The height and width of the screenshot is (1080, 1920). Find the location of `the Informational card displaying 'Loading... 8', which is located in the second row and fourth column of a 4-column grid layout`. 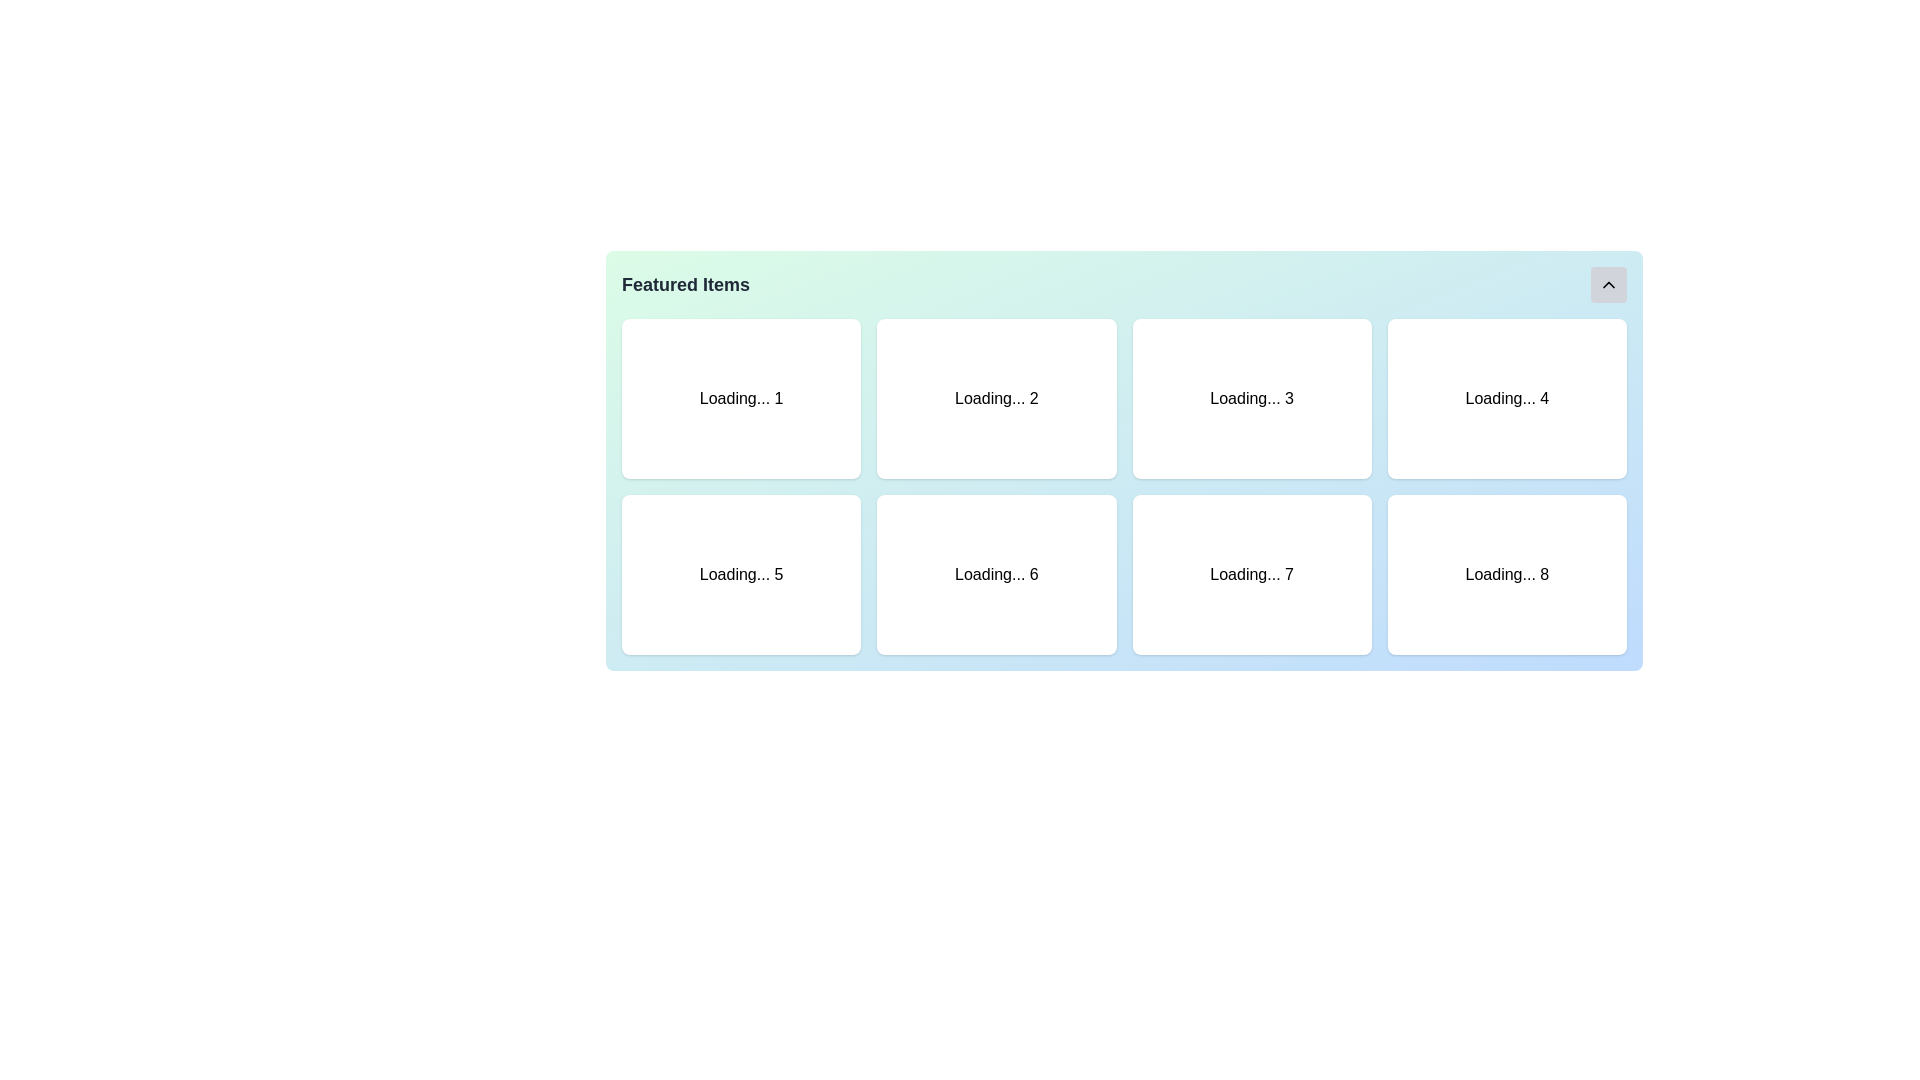

the Informational card displaying 'Loading... 8', which is located in the second row and fourth column of a 4-column grid layout is located at coordinates (1507, 574).